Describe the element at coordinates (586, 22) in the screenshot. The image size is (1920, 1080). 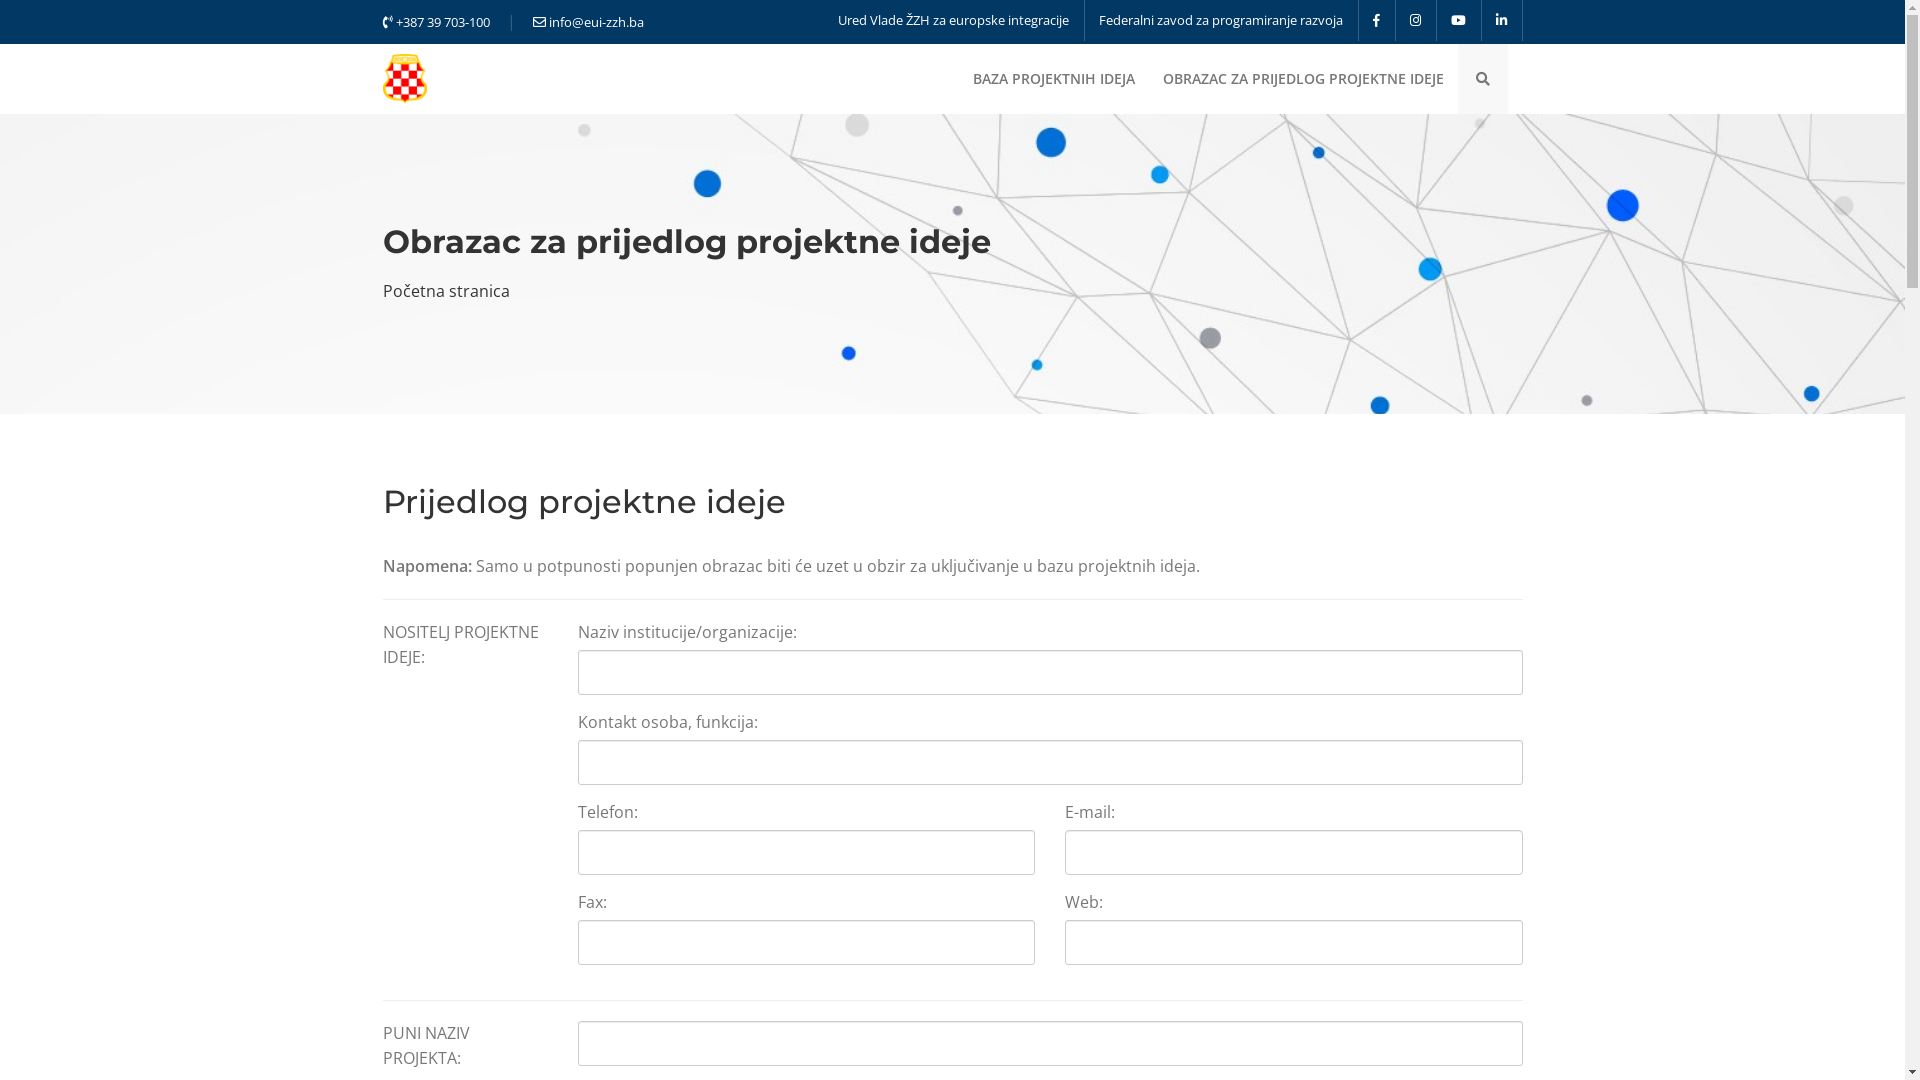
I see `'info@eui-zzh.ba'` at that location.